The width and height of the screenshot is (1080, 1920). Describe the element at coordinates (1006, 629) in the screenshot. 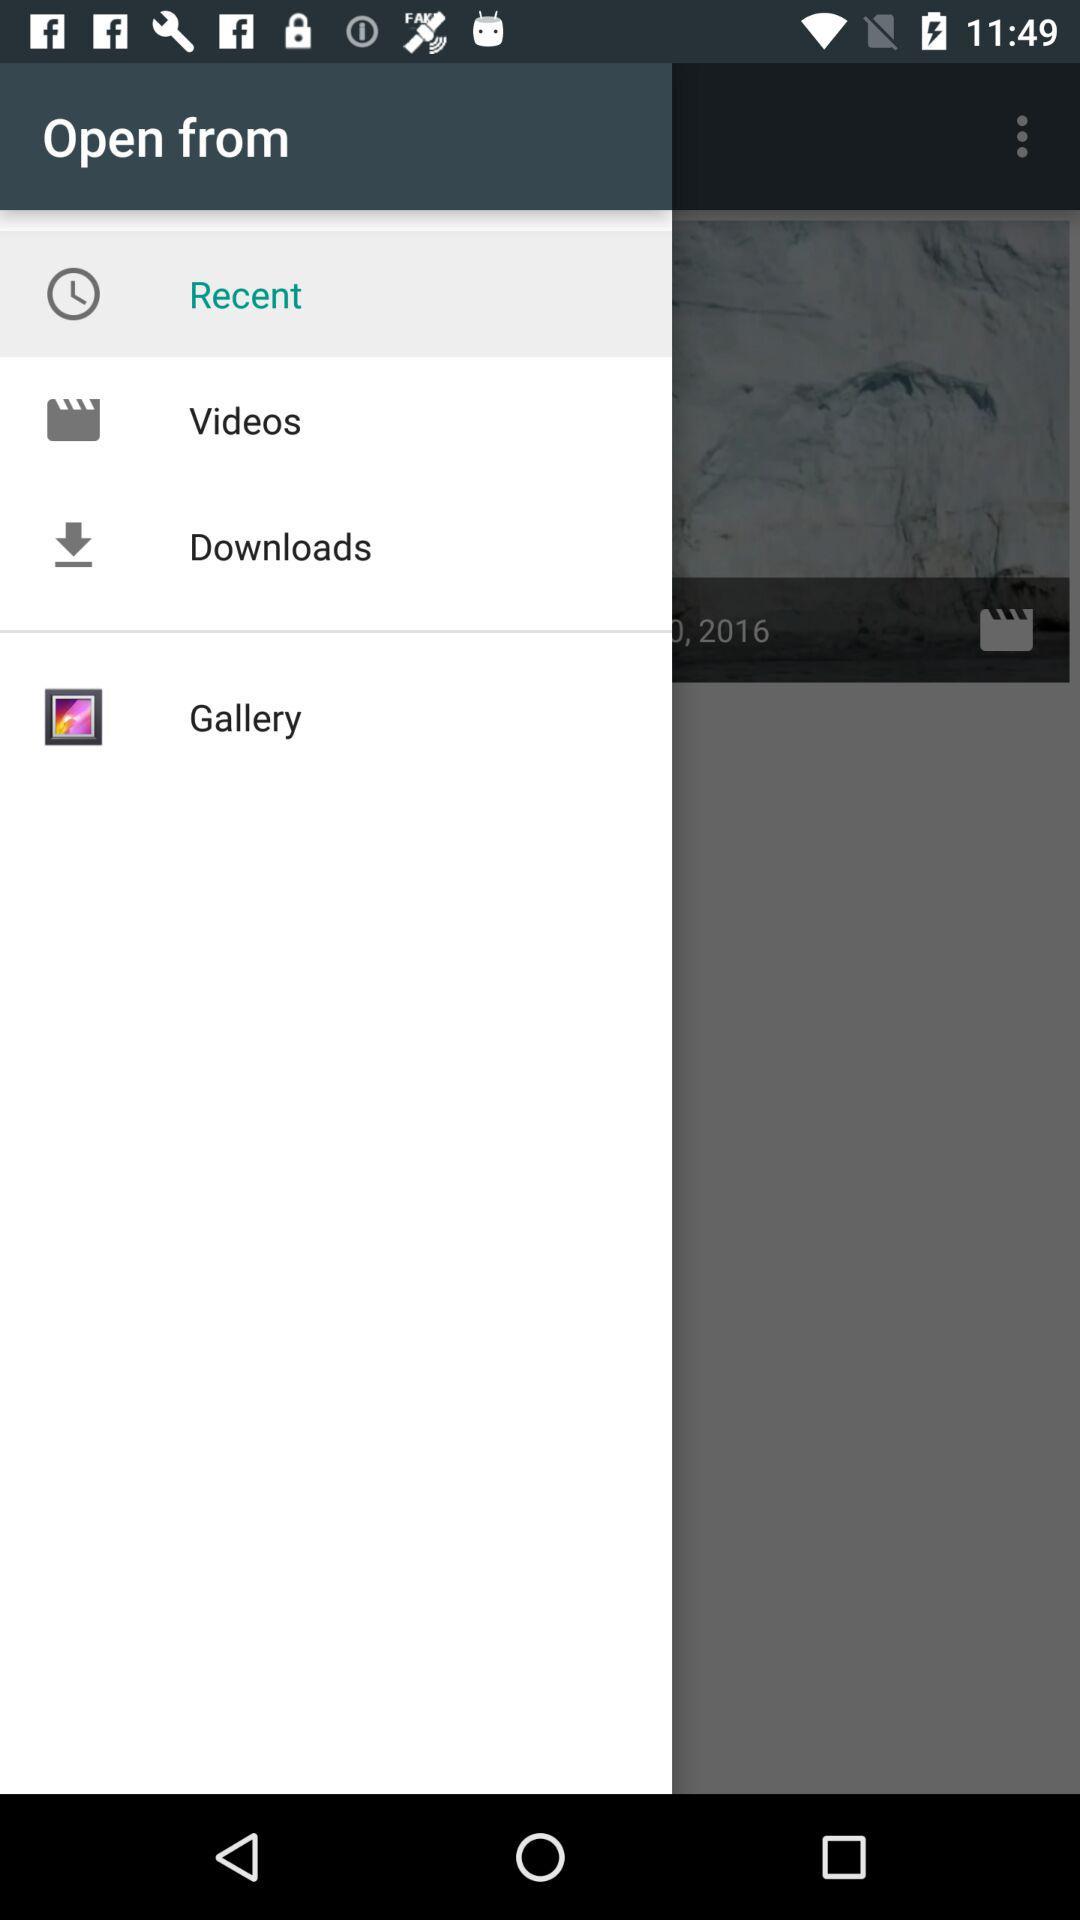

I see `video icon in right of the page` at that location.